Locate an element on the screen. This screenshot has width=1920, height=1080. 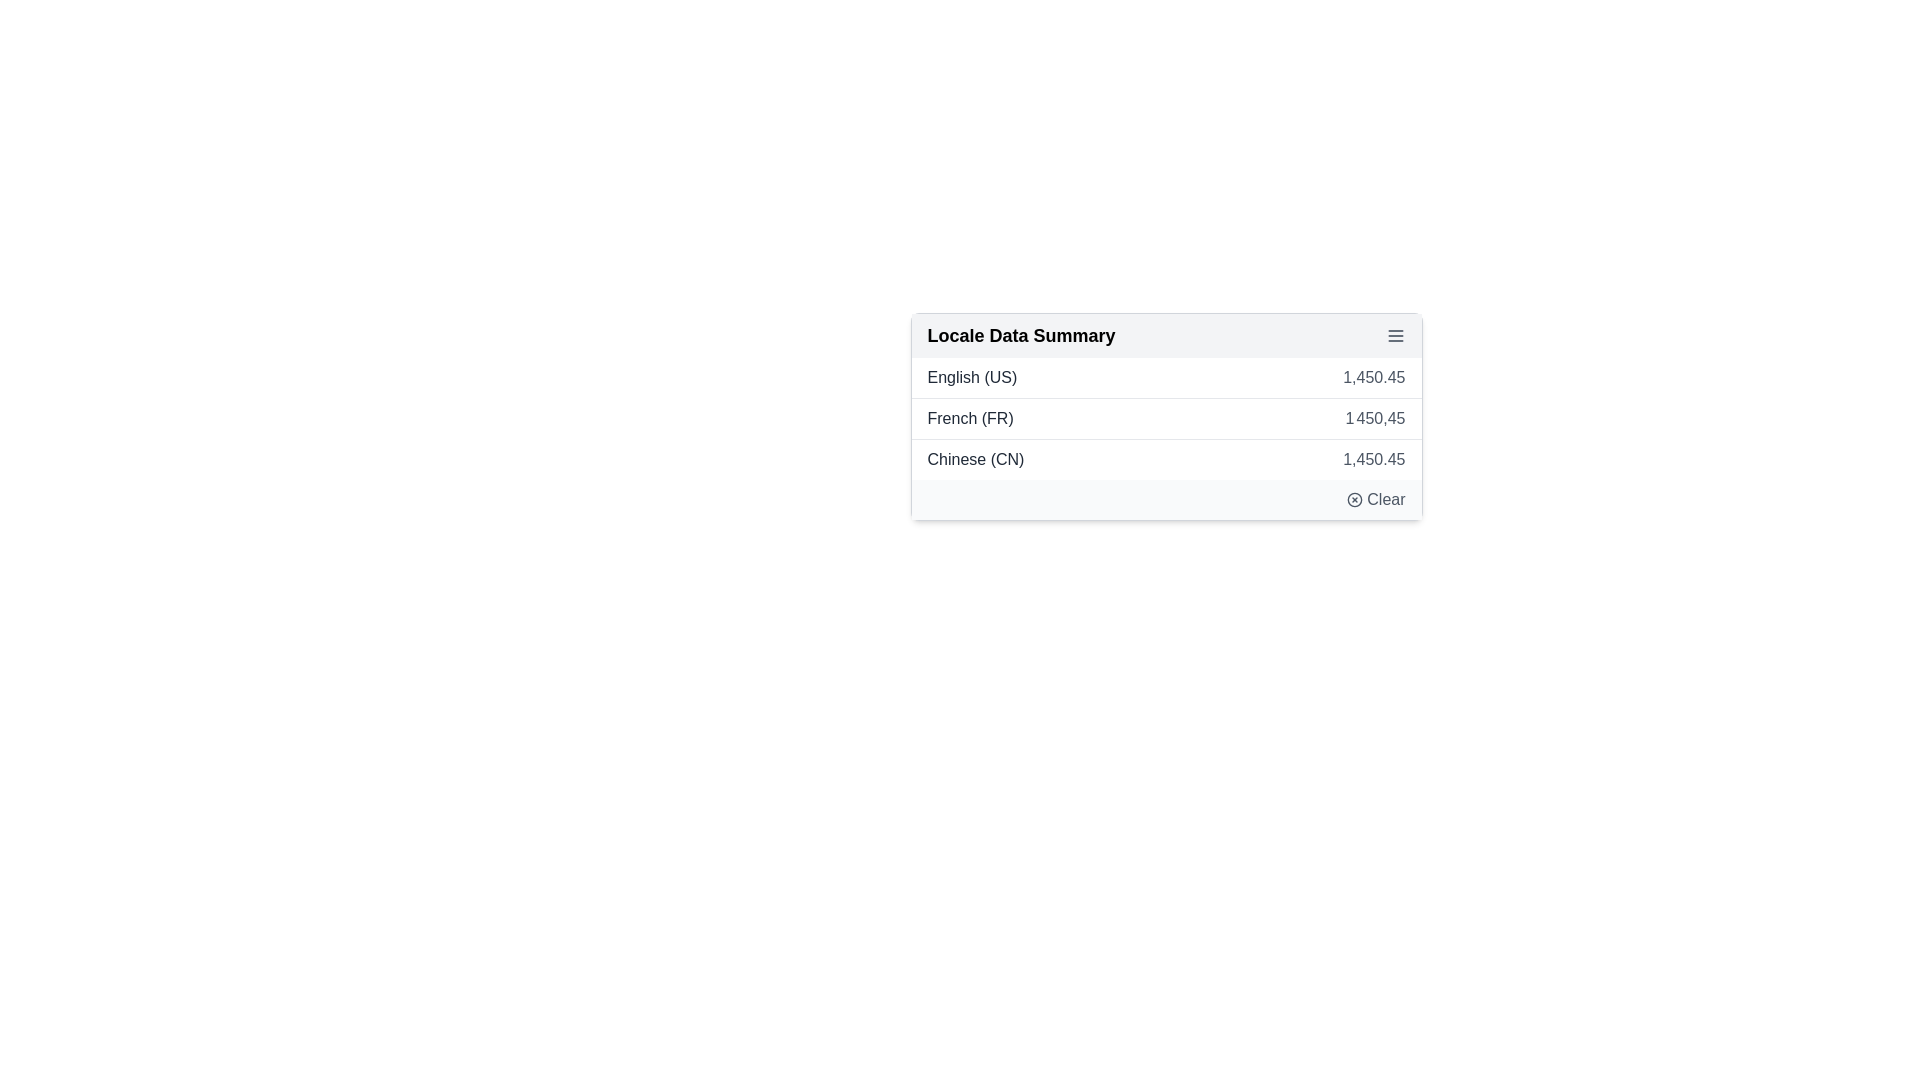
the 'Clear' button, which features a circular icon with a cross and the text 'Clear', located in the bottom-right corner of the 'Locale Data Summary' panel is located at coordinates (1375, 499).